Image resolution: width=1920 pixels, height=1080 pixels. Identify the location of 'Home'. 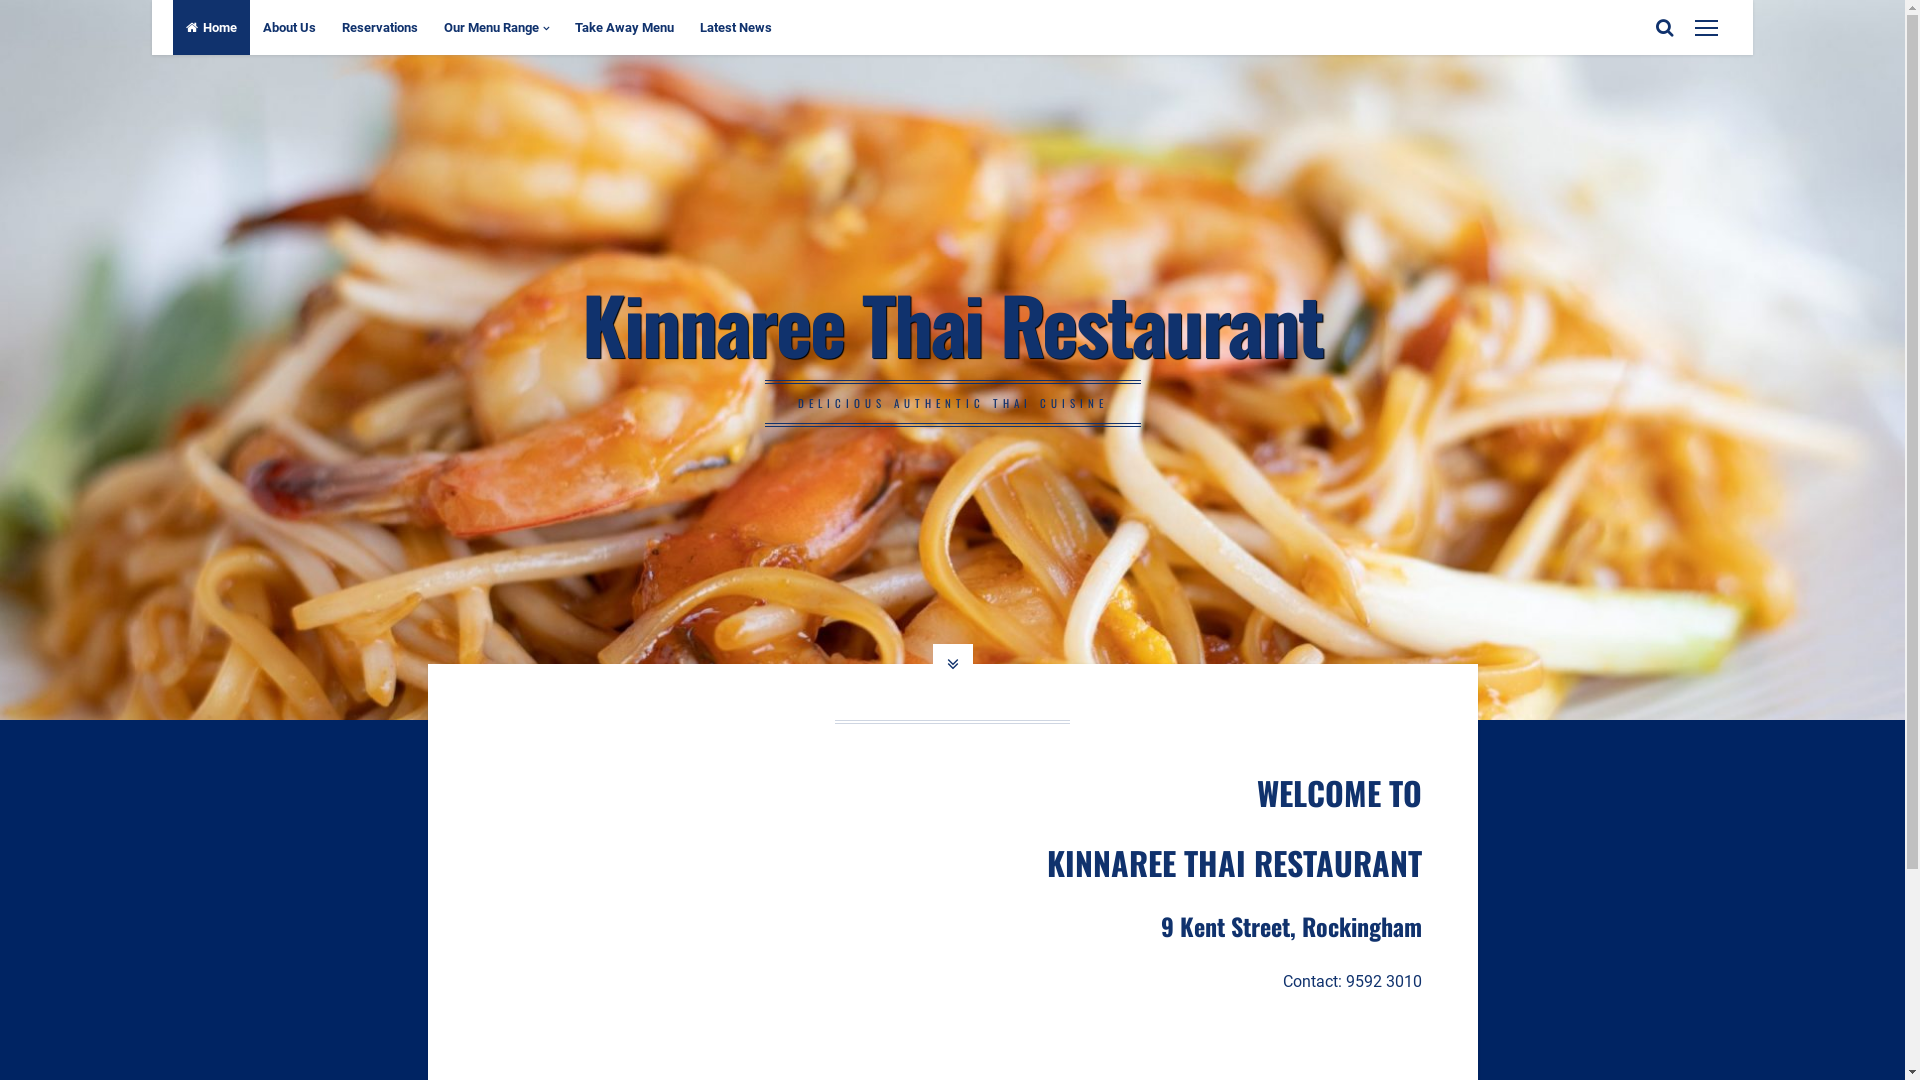
(211, 27).